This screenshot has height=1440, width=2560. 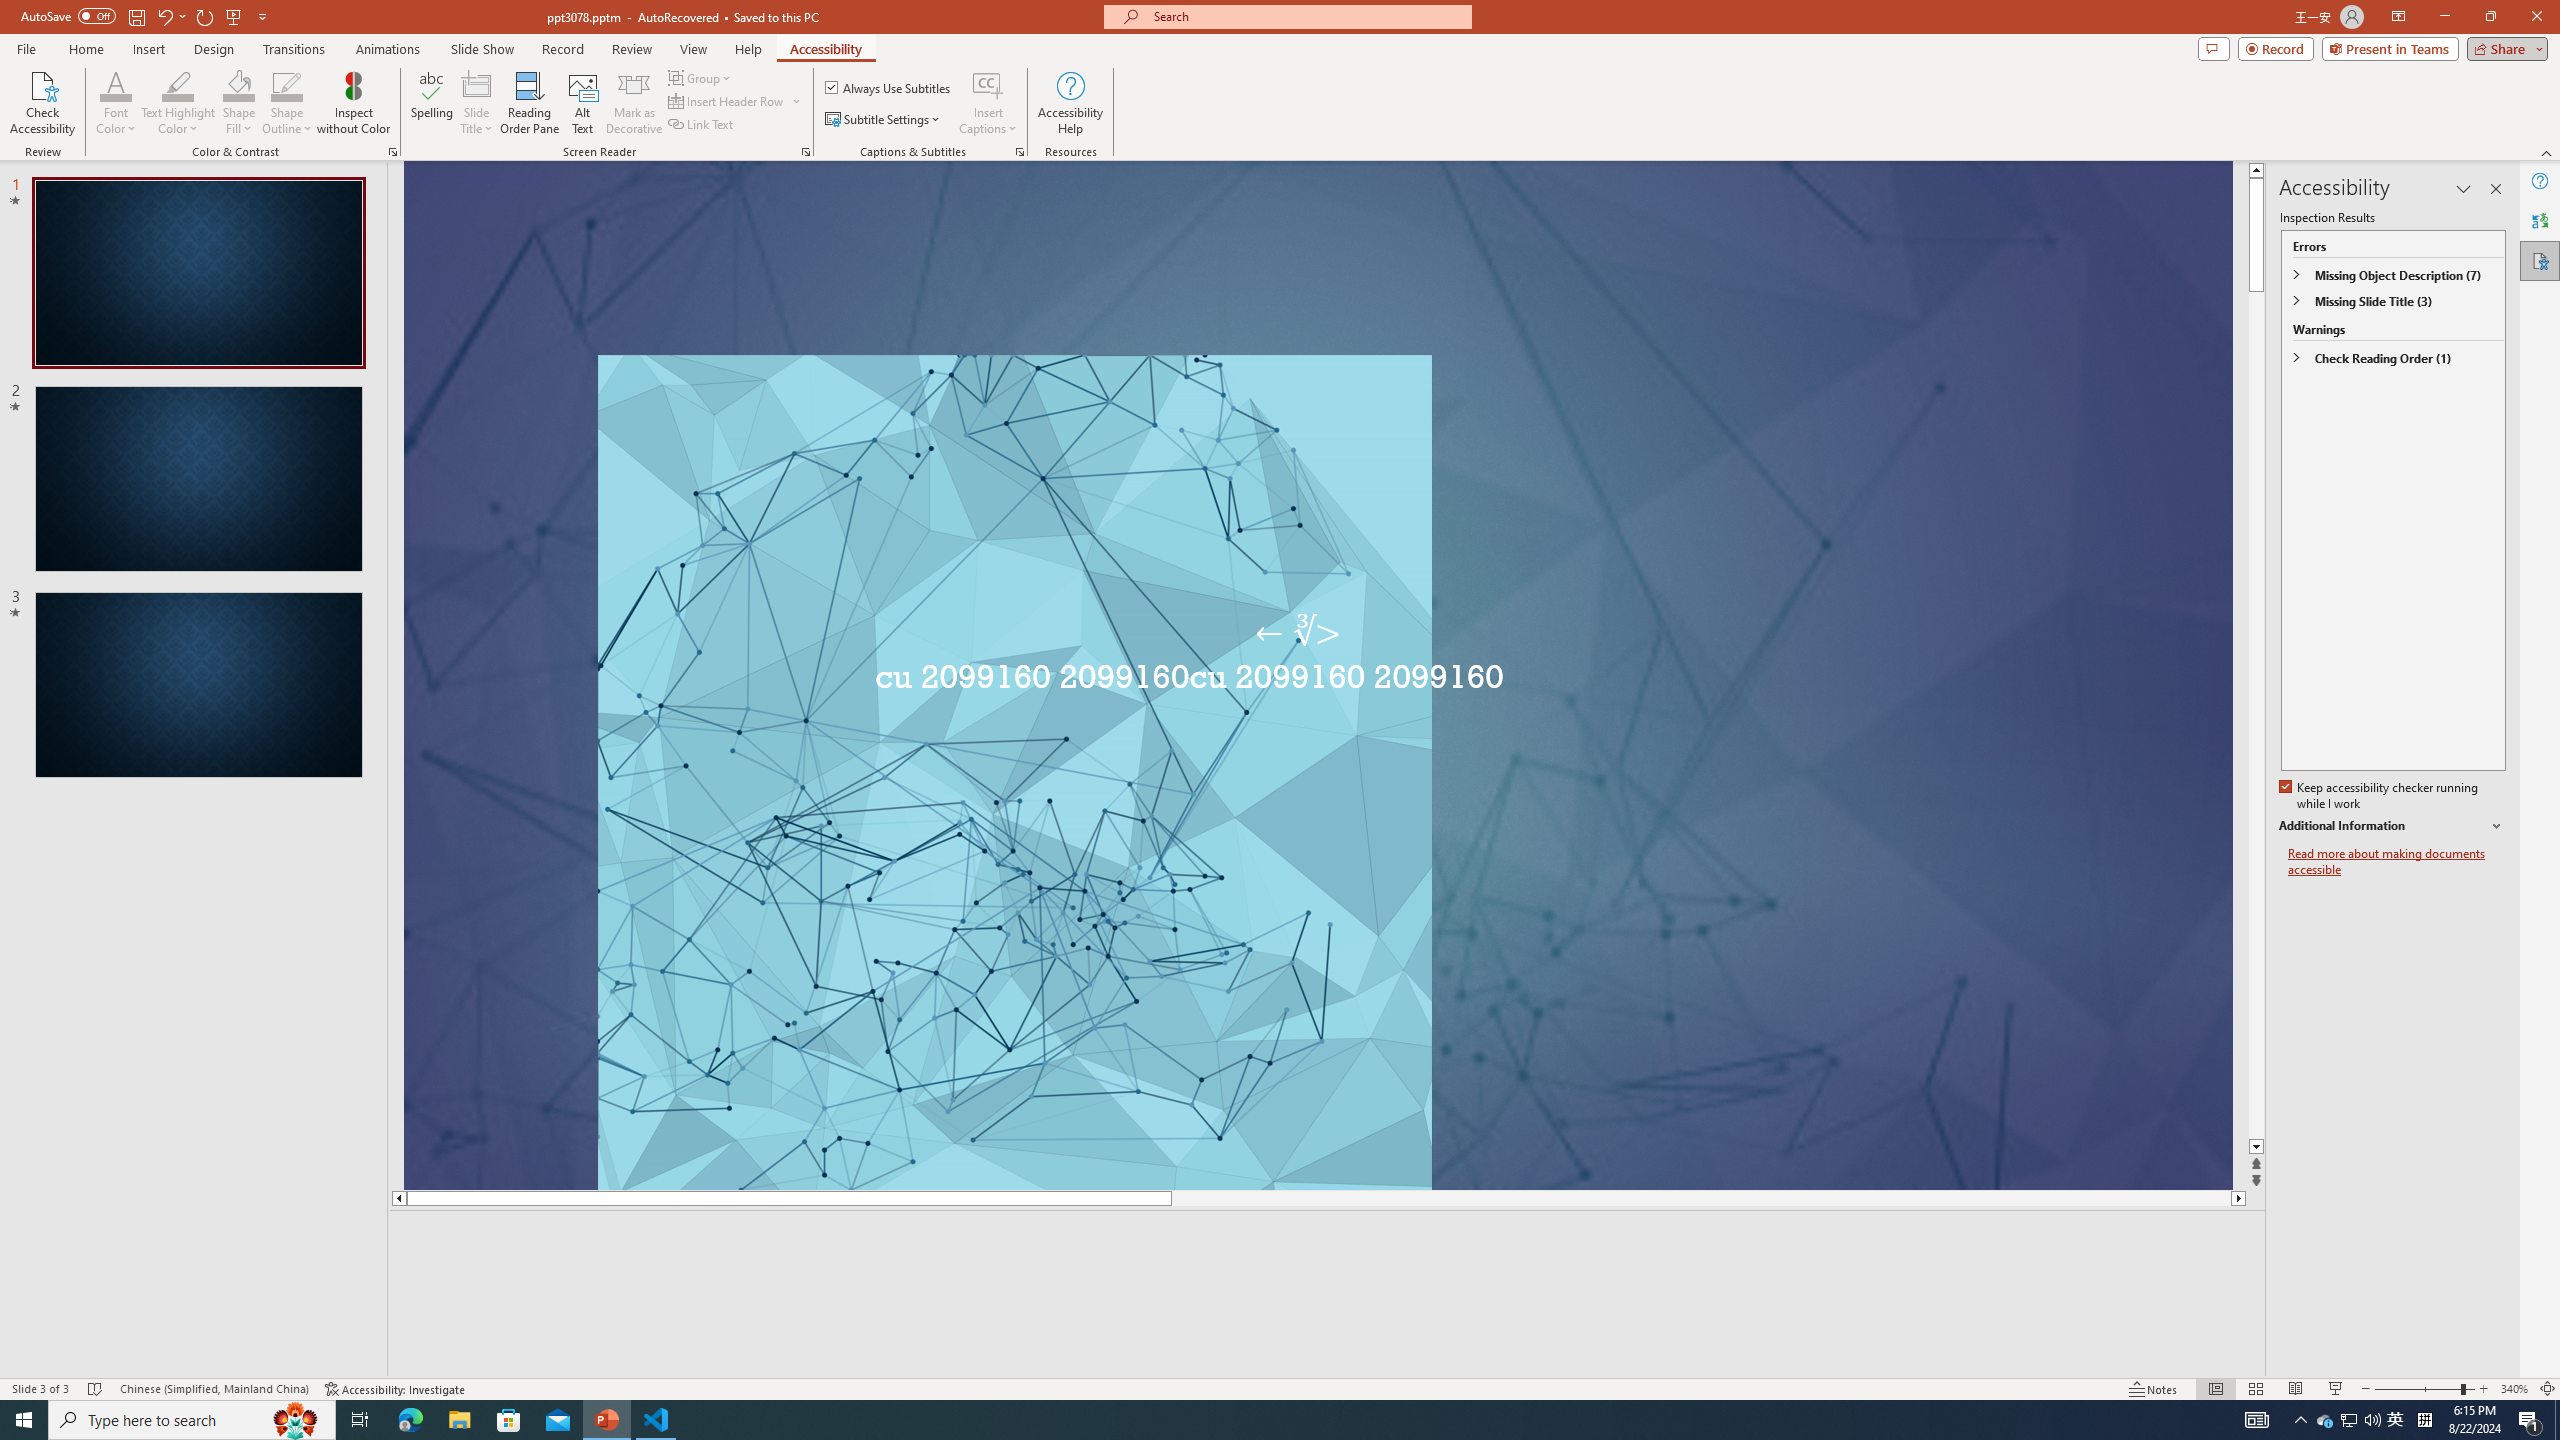 What do you see at coordinates (432, 103) in the screenshot?
I see `'Spelling...'` at bounding box center [432, 103].